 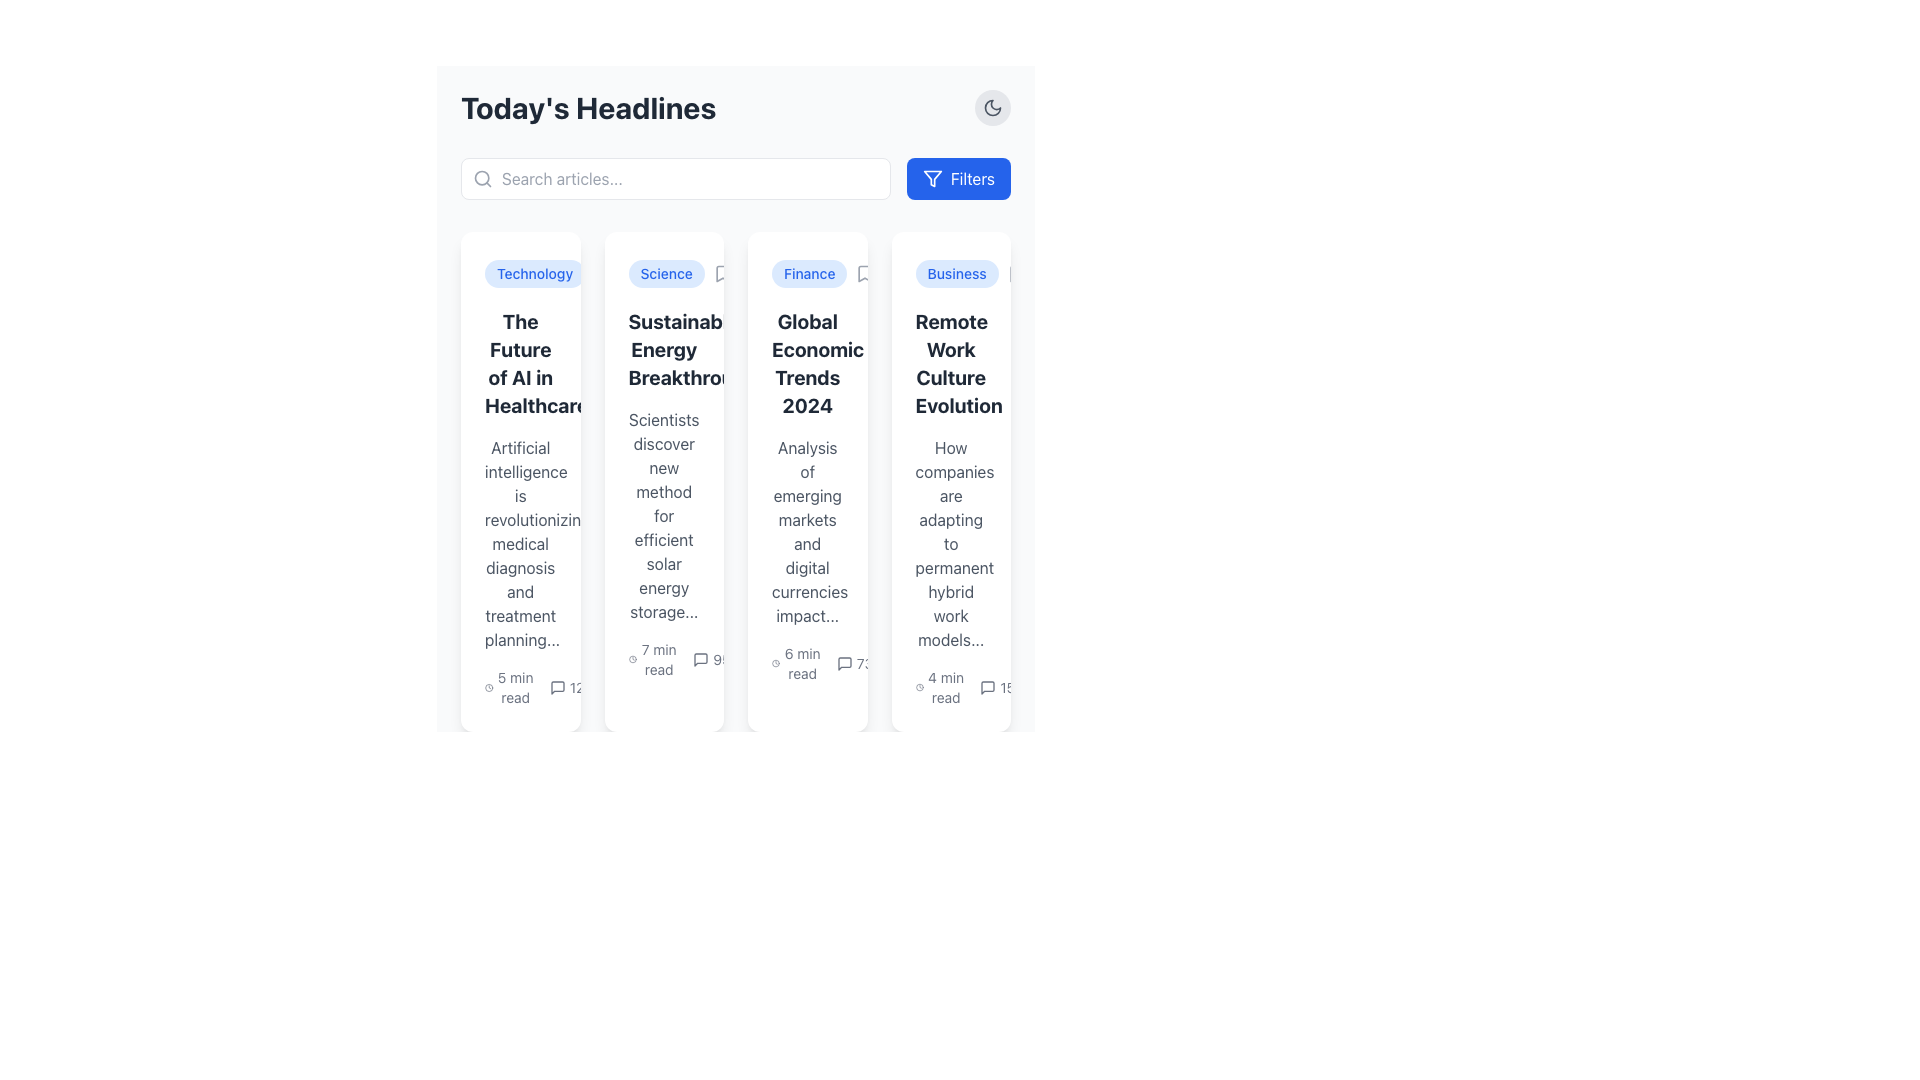 I want to click on 'Technology' label, which is a small rounded label with blue text on a light blue background, located at the top-left of a card-like layout above the title 'The Future of AI in Healthcare', so click(x=520, y=273).